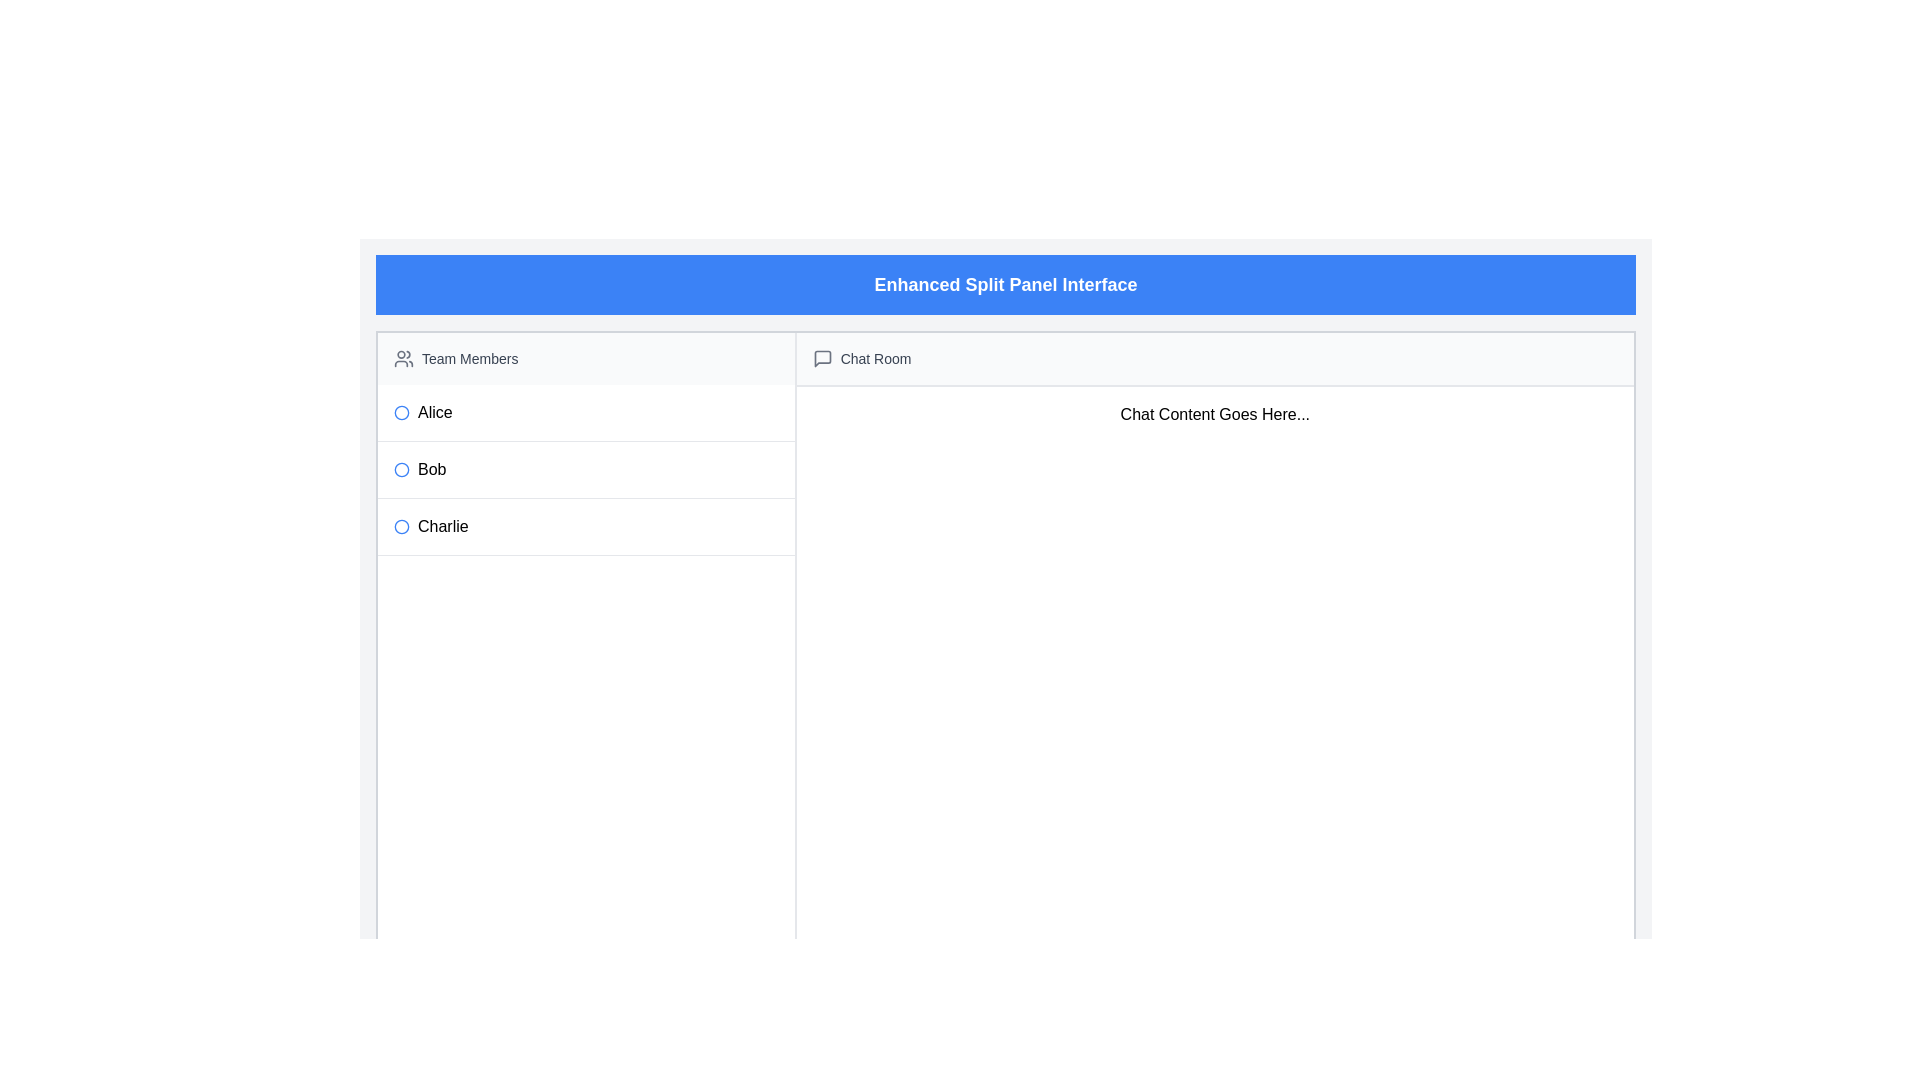 The image size is (1920, 1080). Describe the element at coordinates (585, 412) in the screenshot. I see `the List Item labeled 'Alice' which is the first entry in the vertical list of names, featuring a blue circular indicator to its left` at that location.